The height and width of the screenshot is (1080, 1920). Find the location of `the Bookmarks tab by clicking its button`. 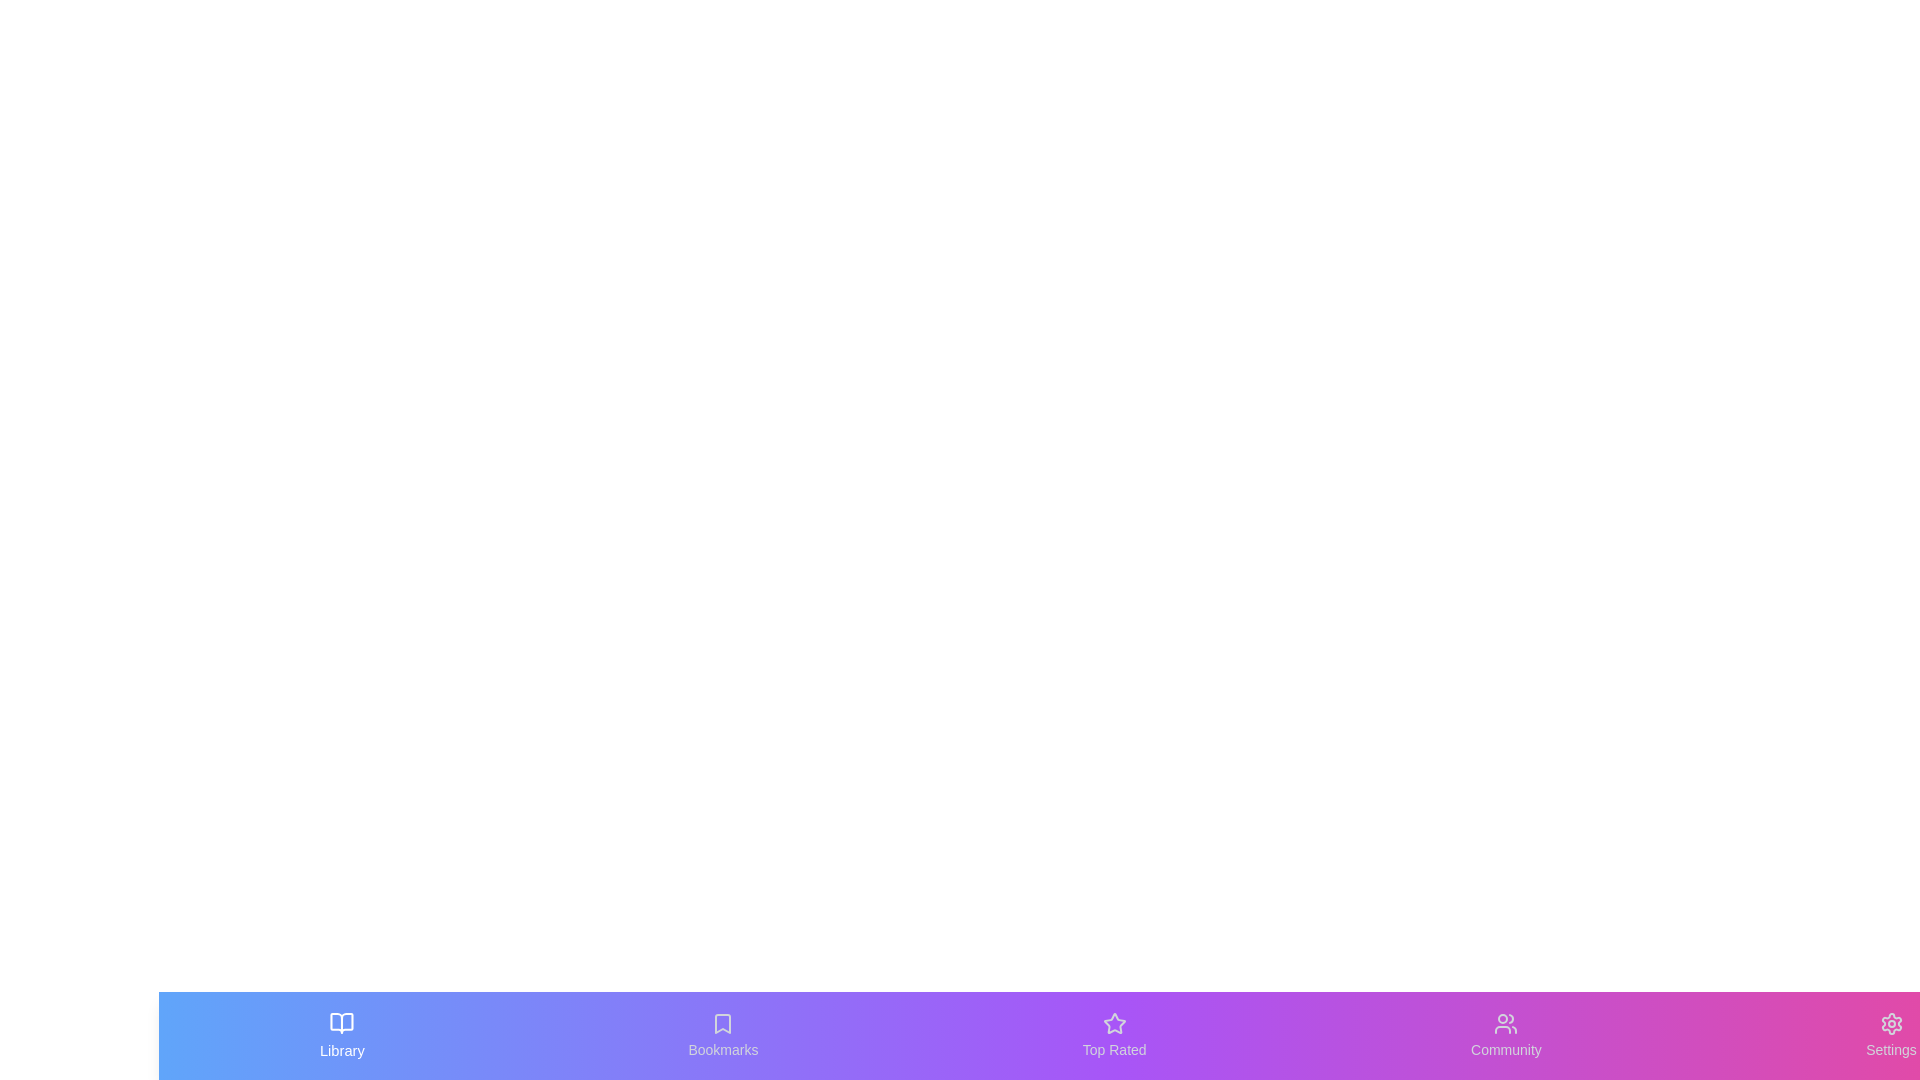

the Bookmarks tab by clicking its button is located at coordinates (722, 1035).